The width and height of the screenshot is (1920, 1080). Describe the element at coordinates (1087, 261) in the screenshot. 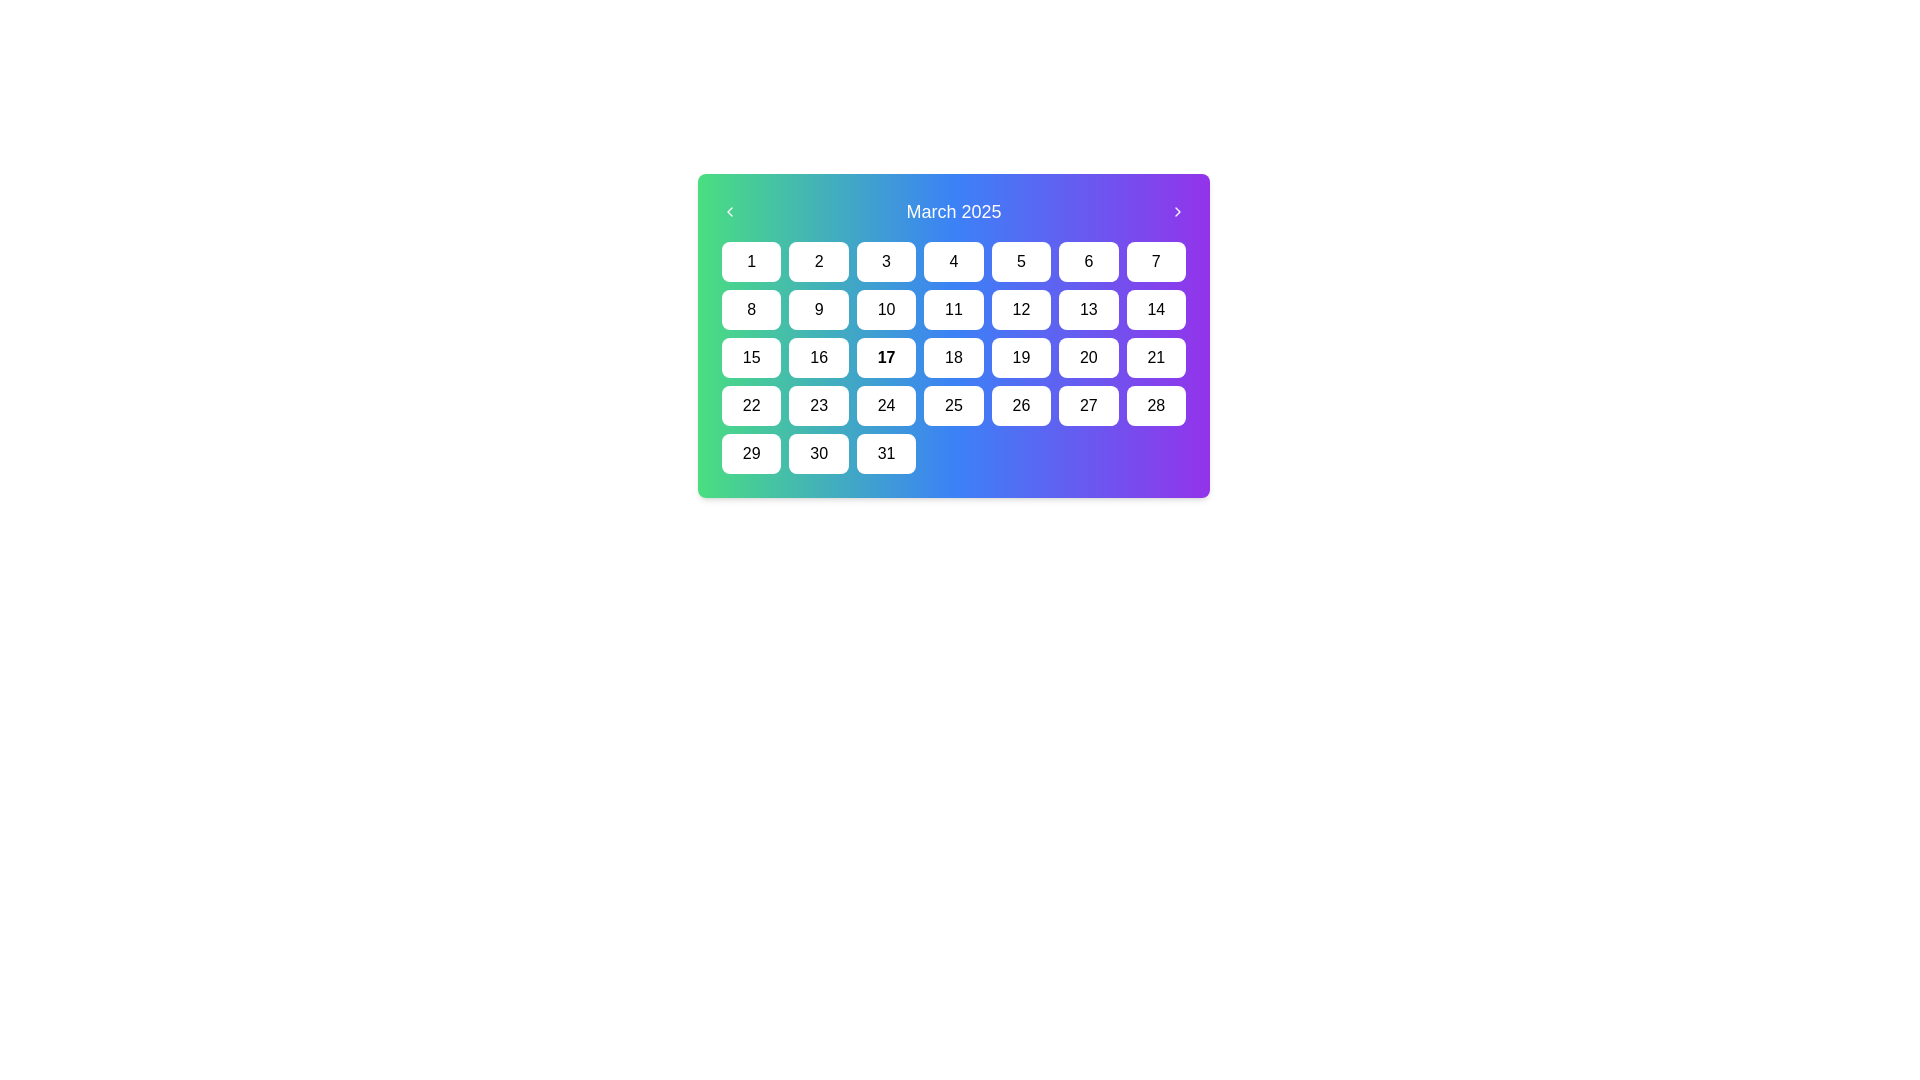

I see `the calendar date button representing the 6th day in the top row of the calendar grid` at that location.